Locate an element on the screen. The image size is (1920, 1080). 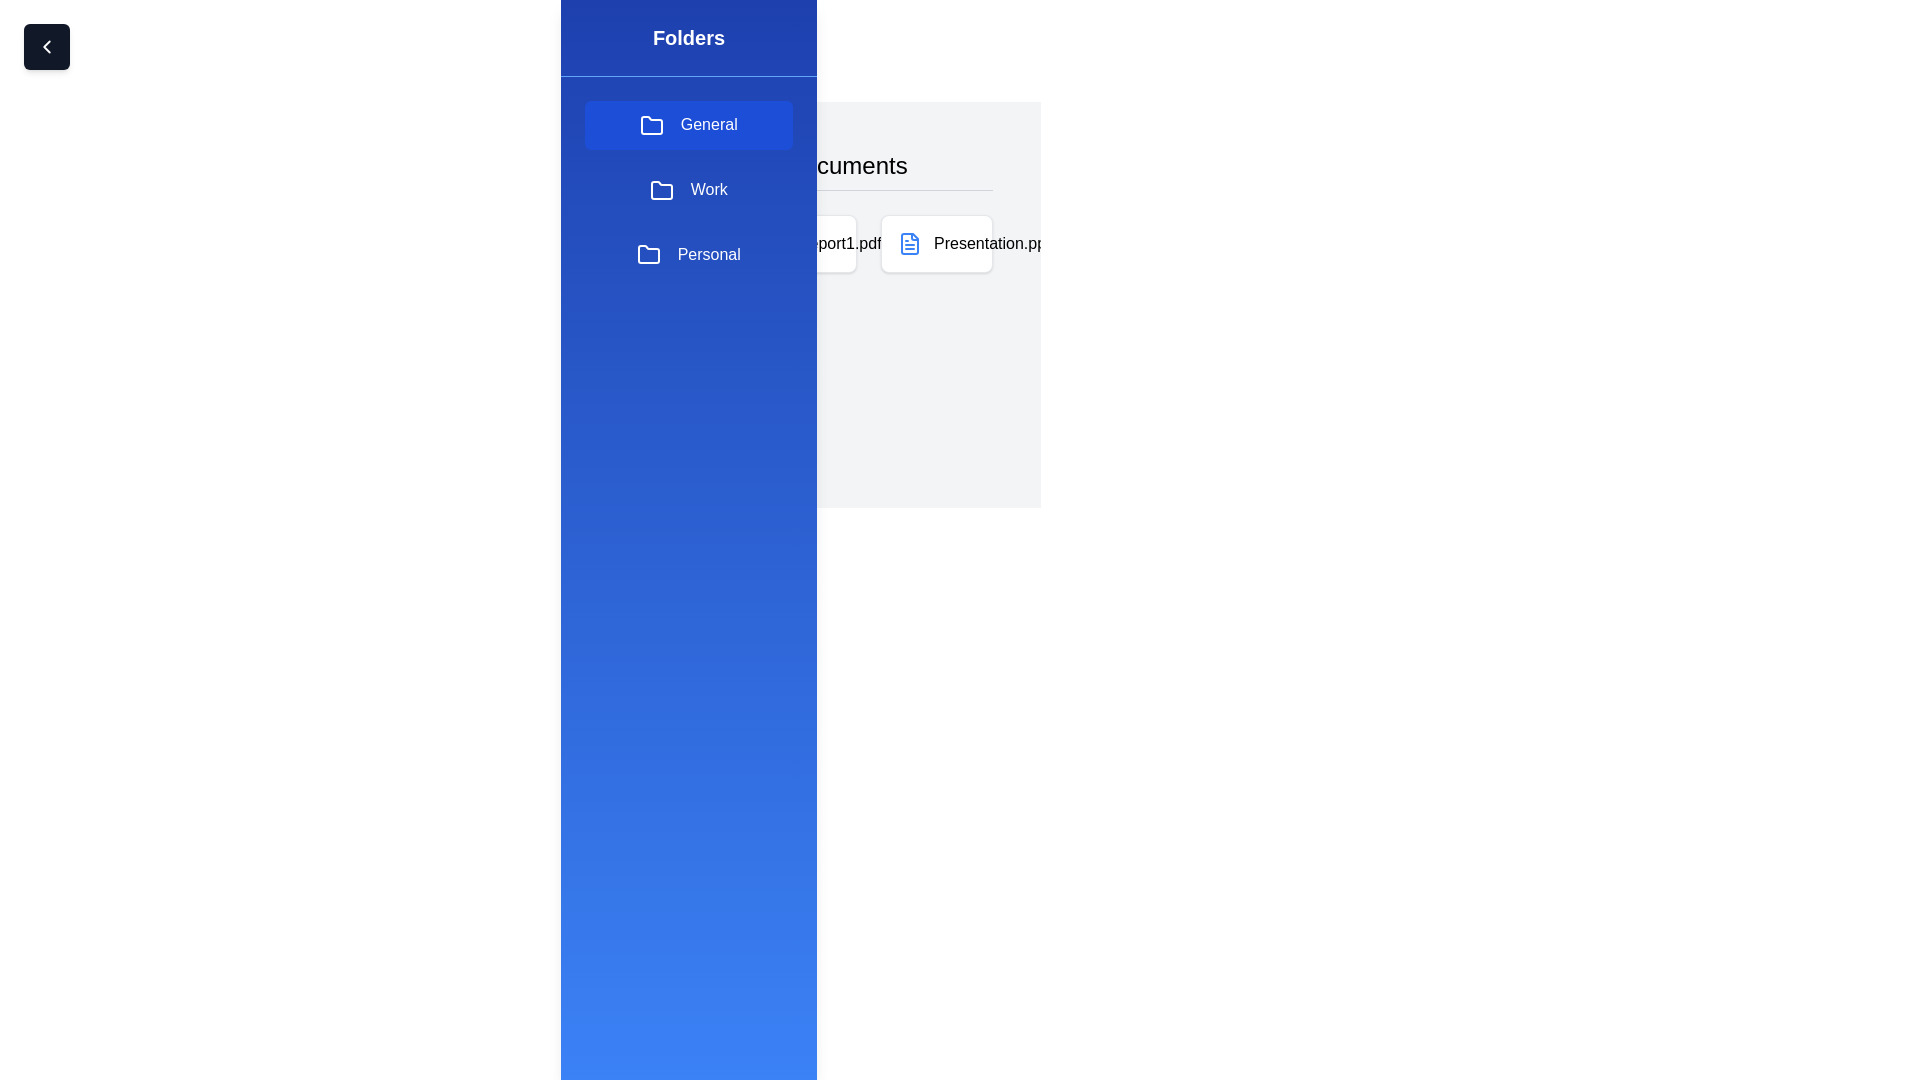
the navigation button that provides access to the 'General' folder, located in the left sidebar above the 'Work' and 'Personal' buttons is located at coordinates (689, 124).